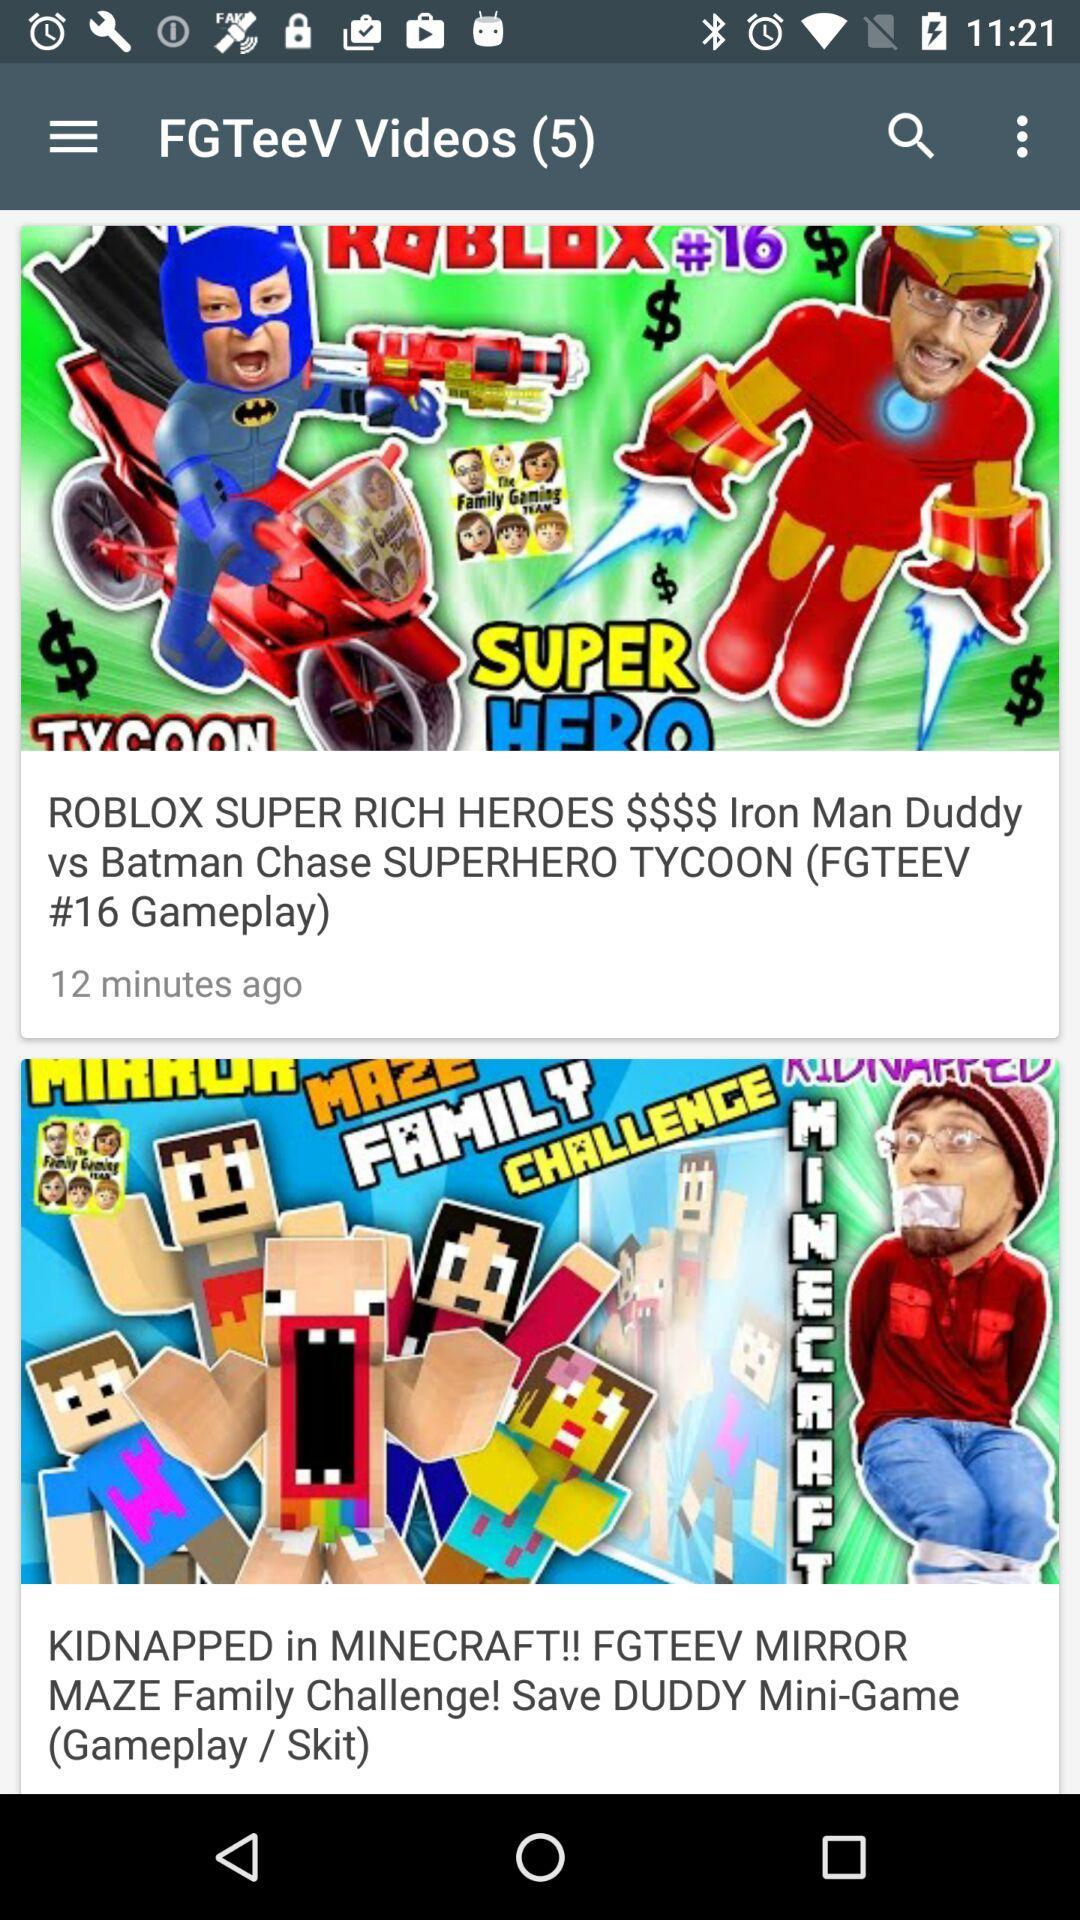  What do you see at coordinates (911, 135) in the screenshot?
I see `the icon to the right of the fgteev videos (5) app` at bounding box center [911, 135].